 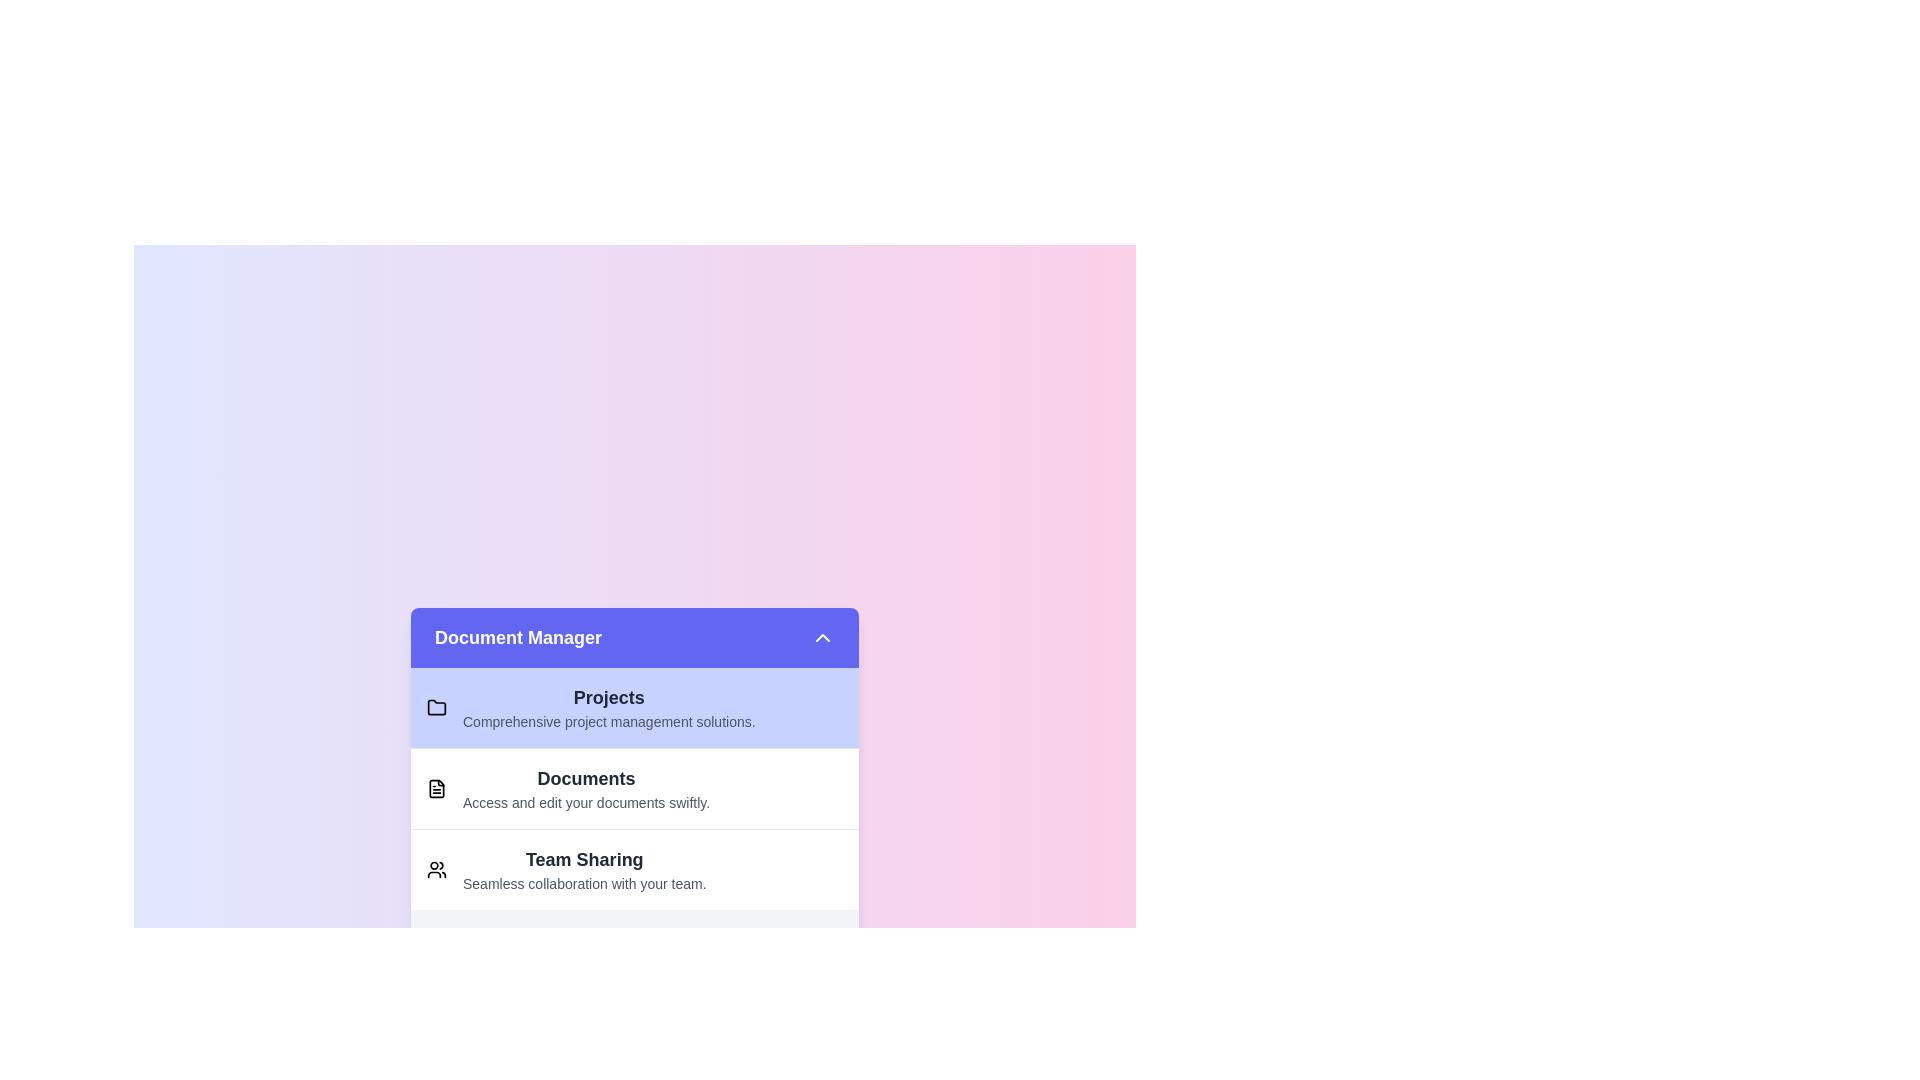 I want to click on the item corresponding to Team Sharing to highlight it, so click(x=633, y=868).